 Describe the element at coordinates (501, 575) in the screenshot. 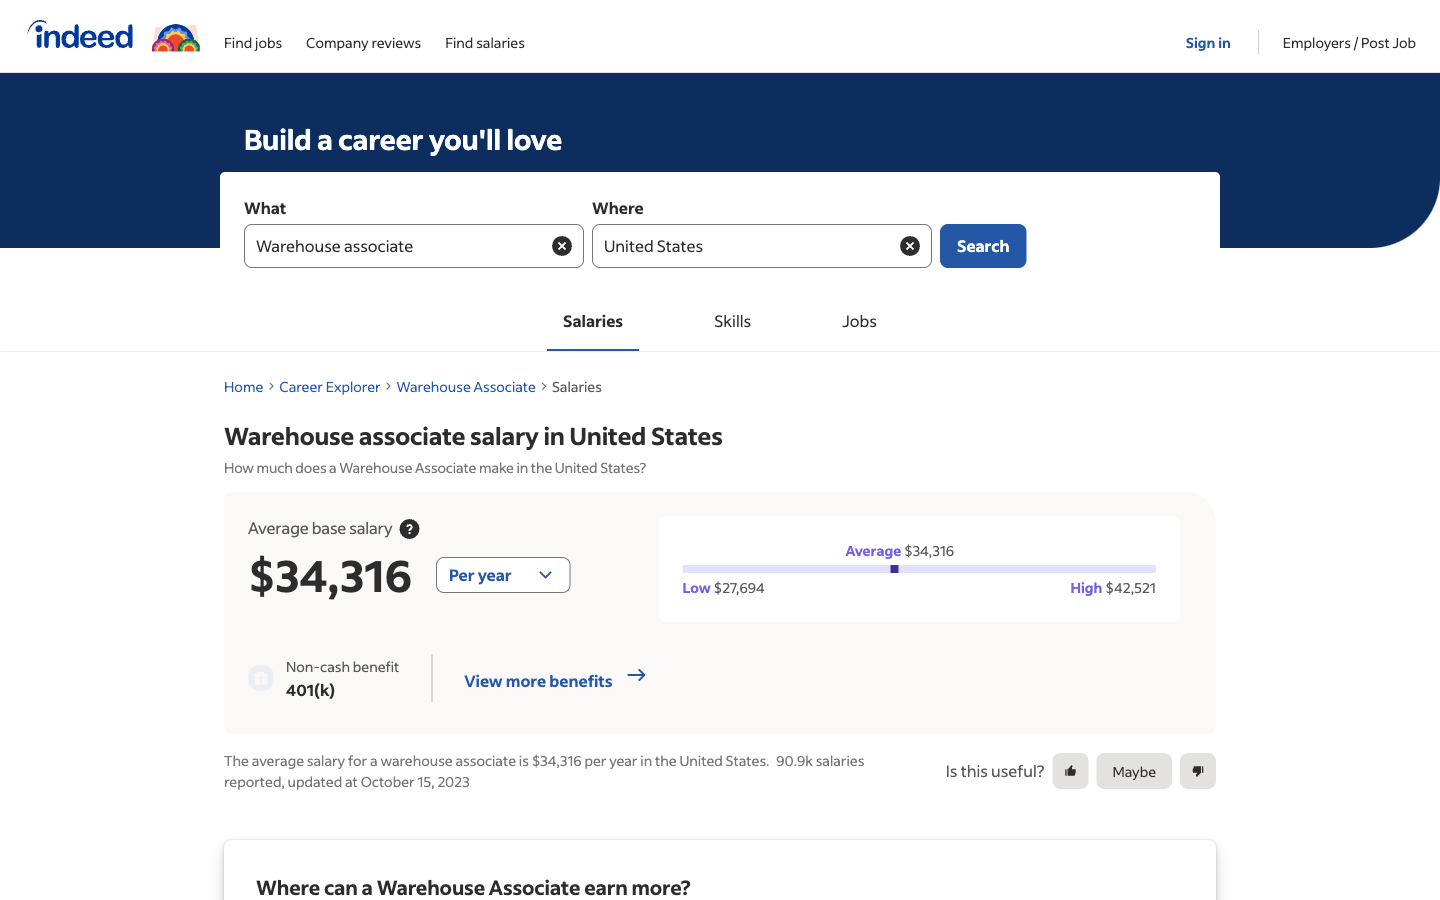

I see `Alter the salary display option` at that location.